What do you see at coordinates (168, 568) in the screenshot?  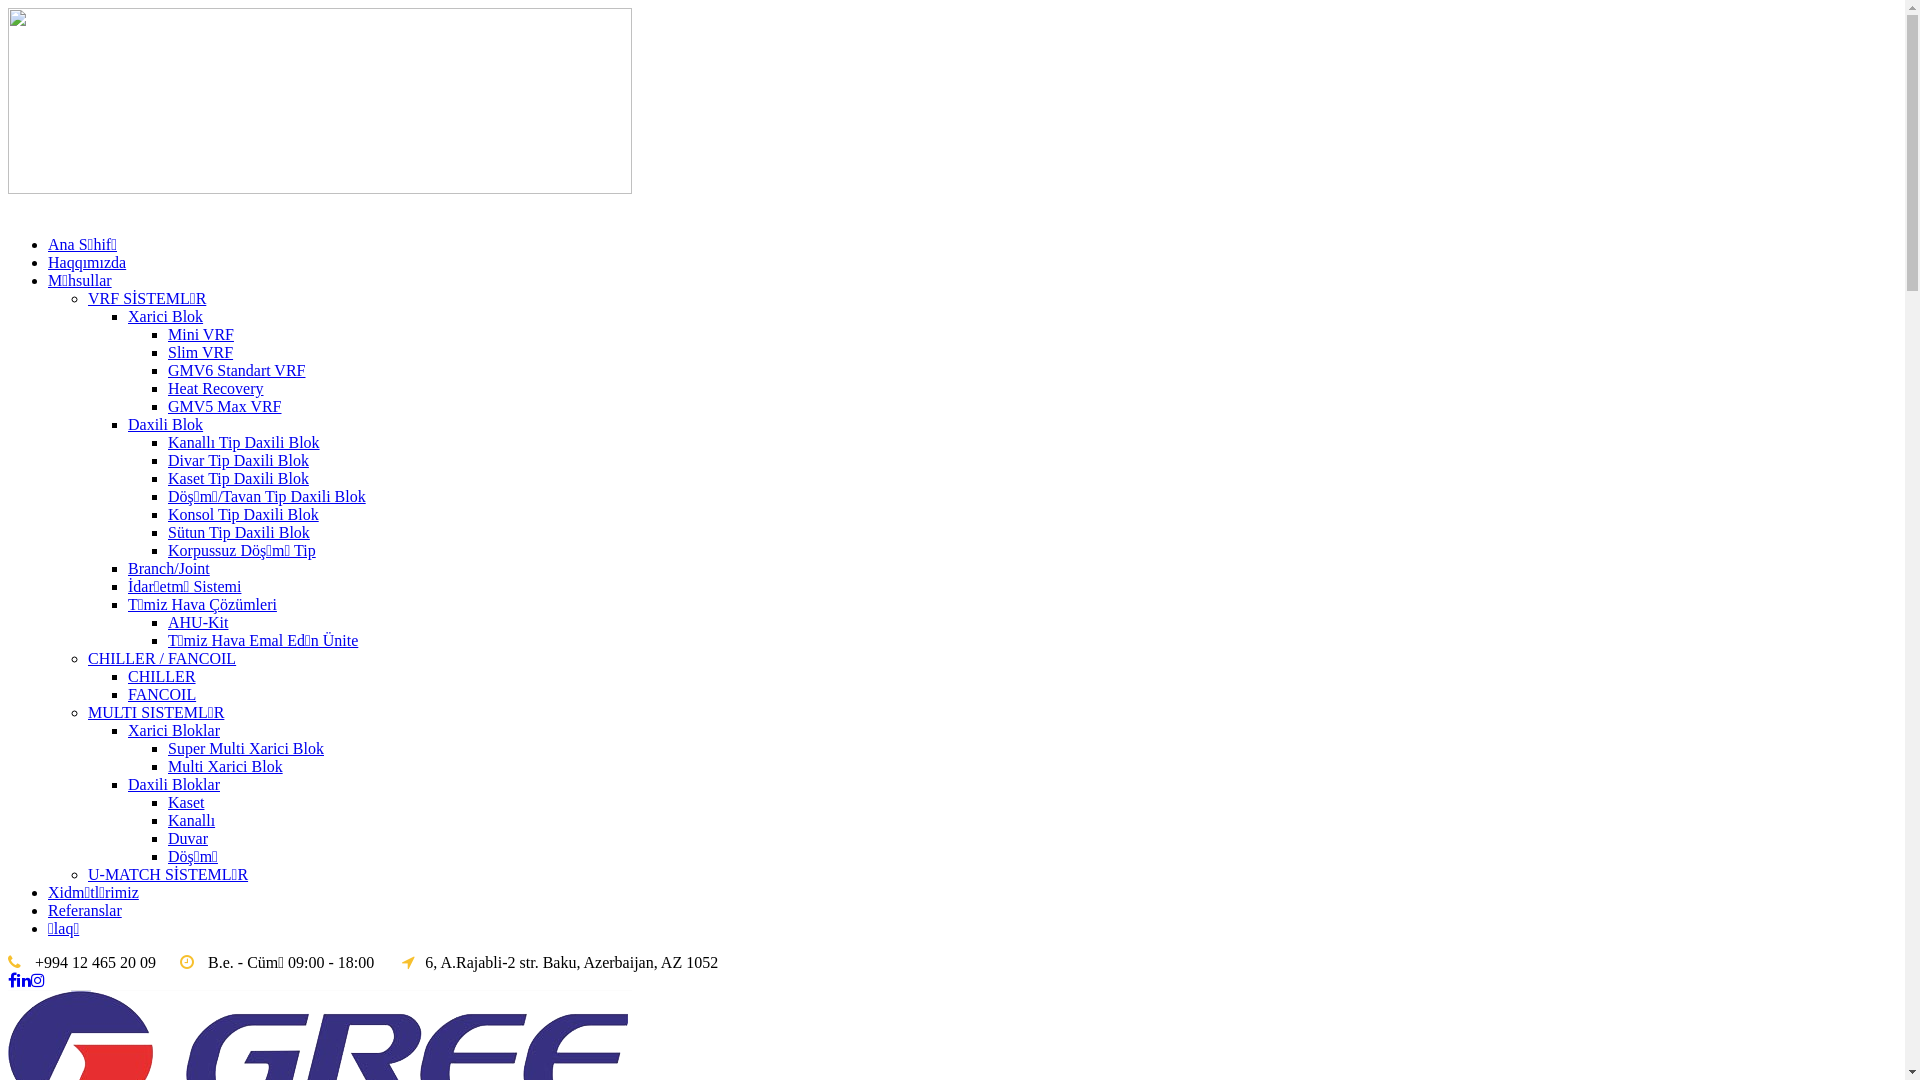 I see `'Branch/Joint'` at bounding box center [168, 568].